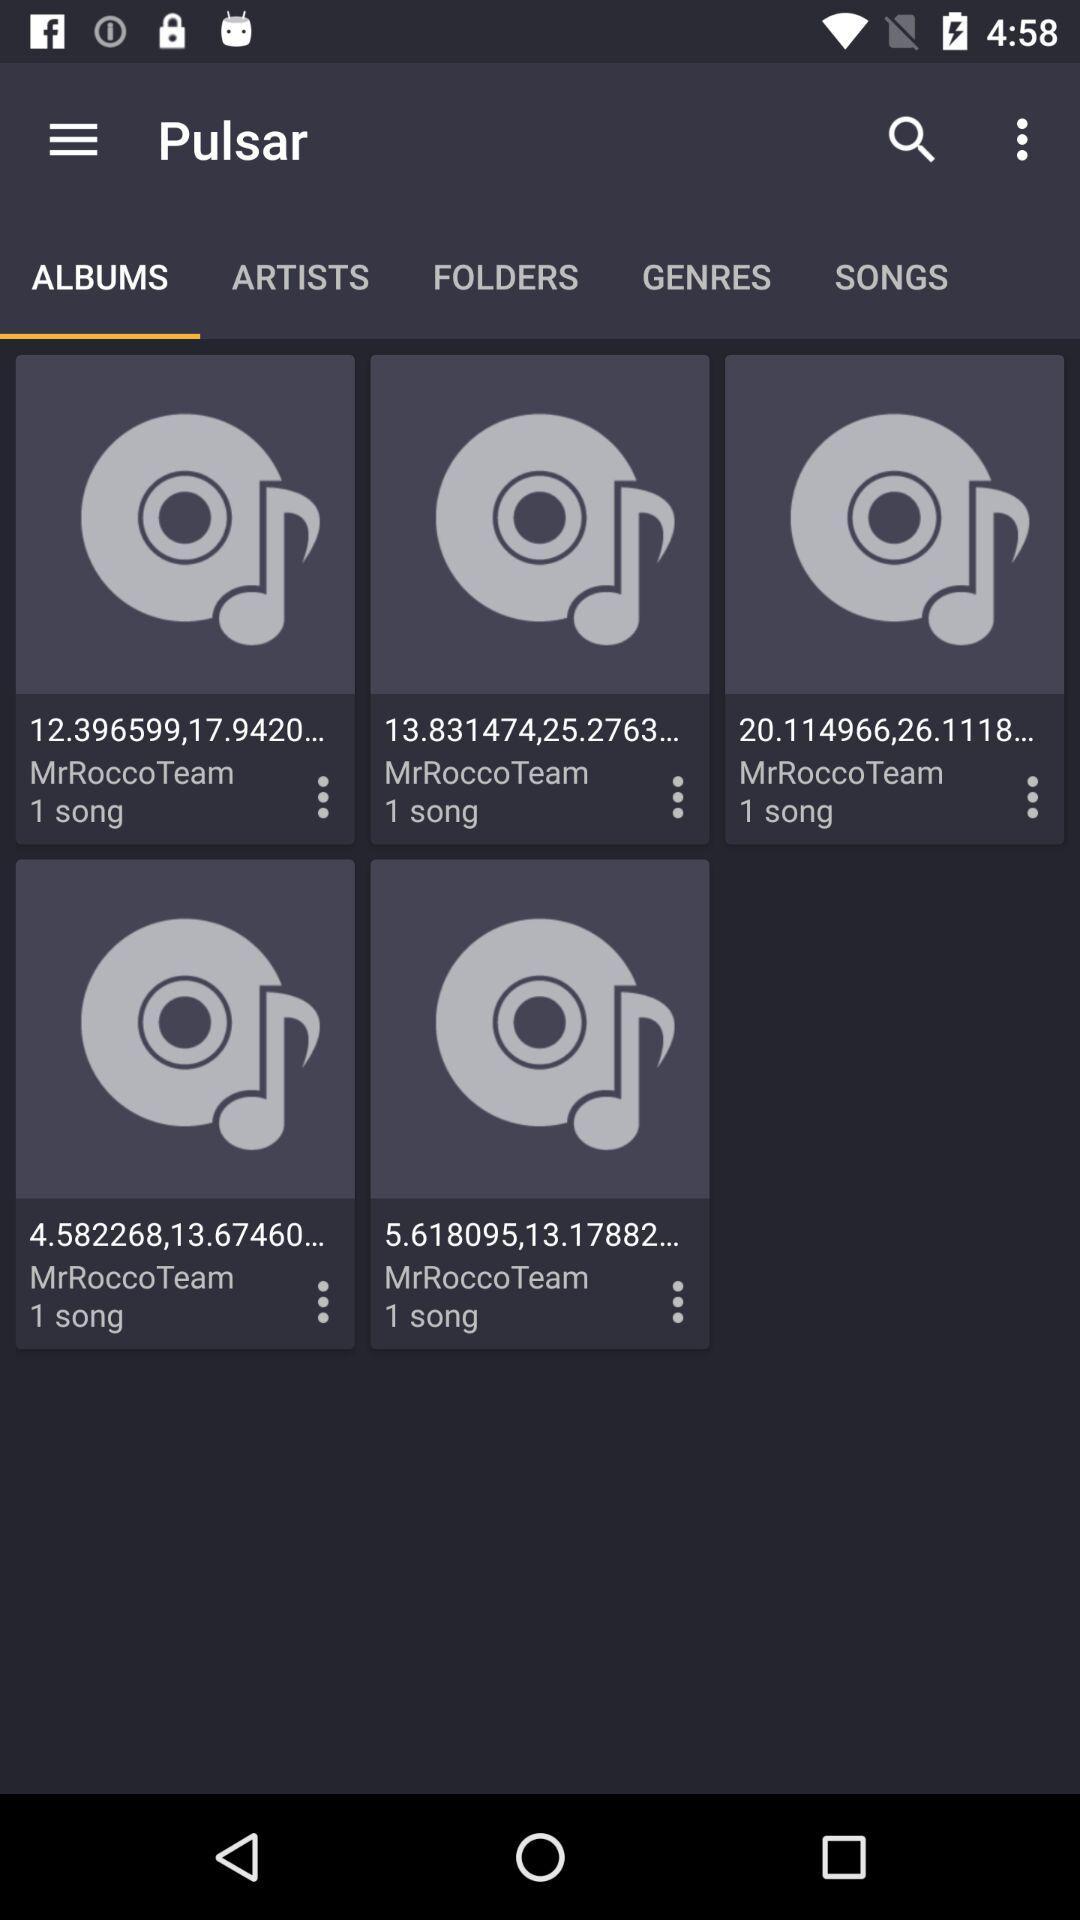 The width and height of the screenshot is (1080, 1920). What do you see at coordinates (185, 599) in the screenshot?
I see `navigate to first album` at bounding box center [185, 599].